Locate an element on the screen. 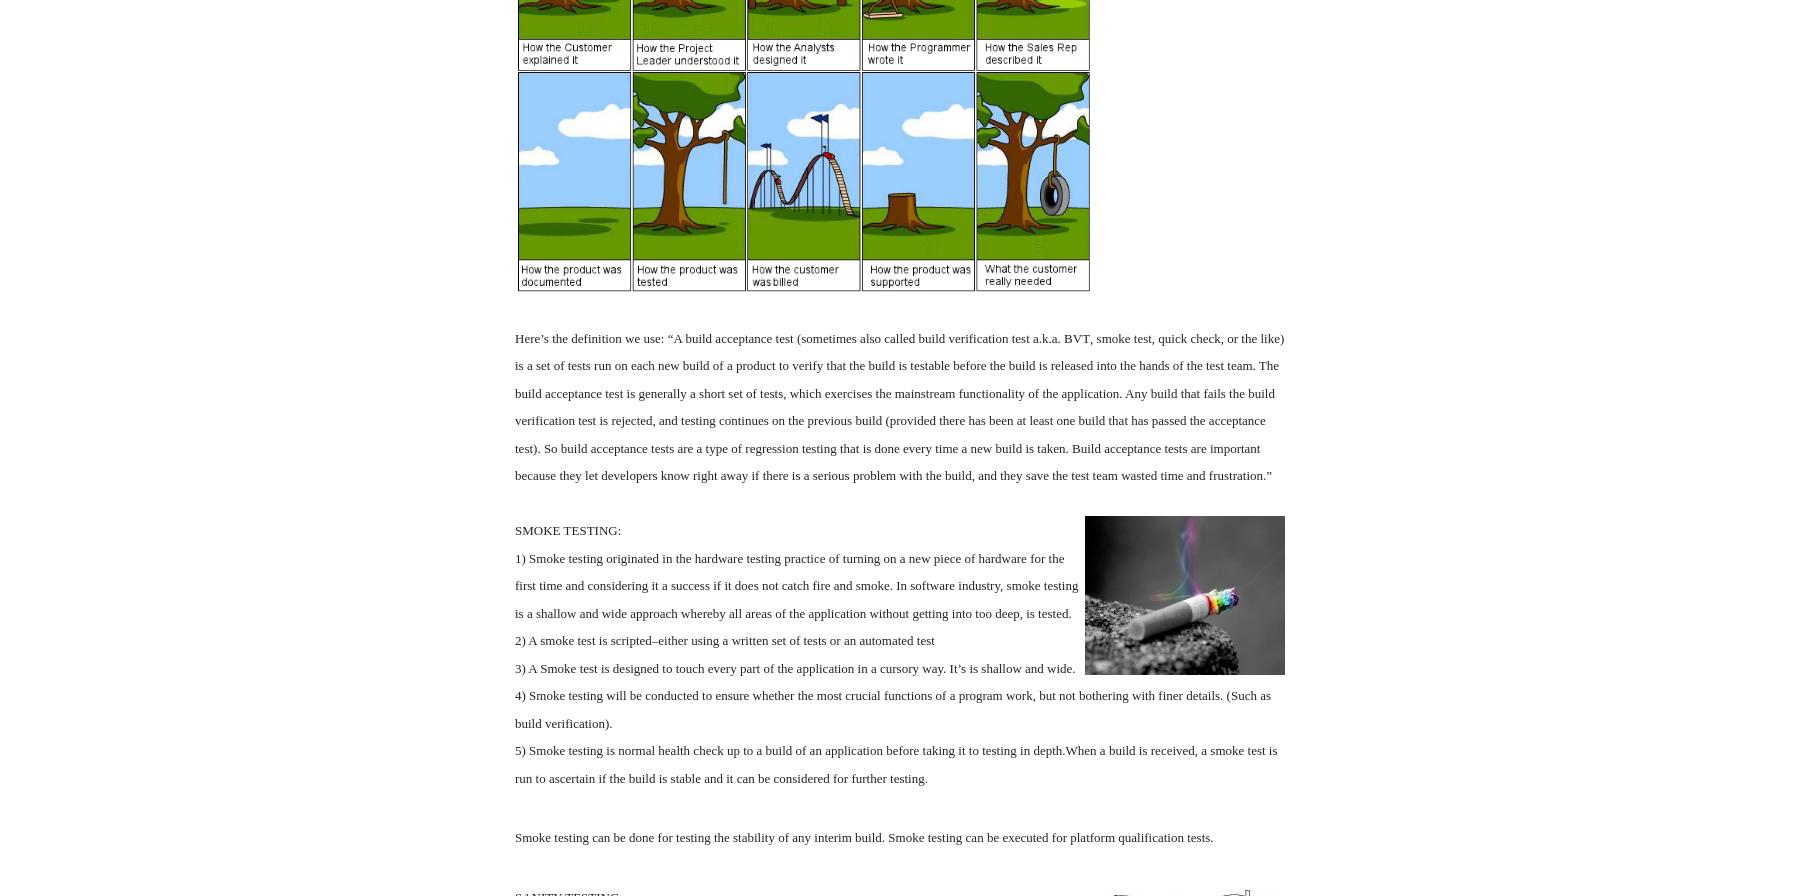 Image resolution: width=1800 pixels, height=896 pixels. 'Smoke testing can be done for testing the stability of any interim build. Smoke testing can be executed for platform qualification tests.' is located at coordinates (864, 837).